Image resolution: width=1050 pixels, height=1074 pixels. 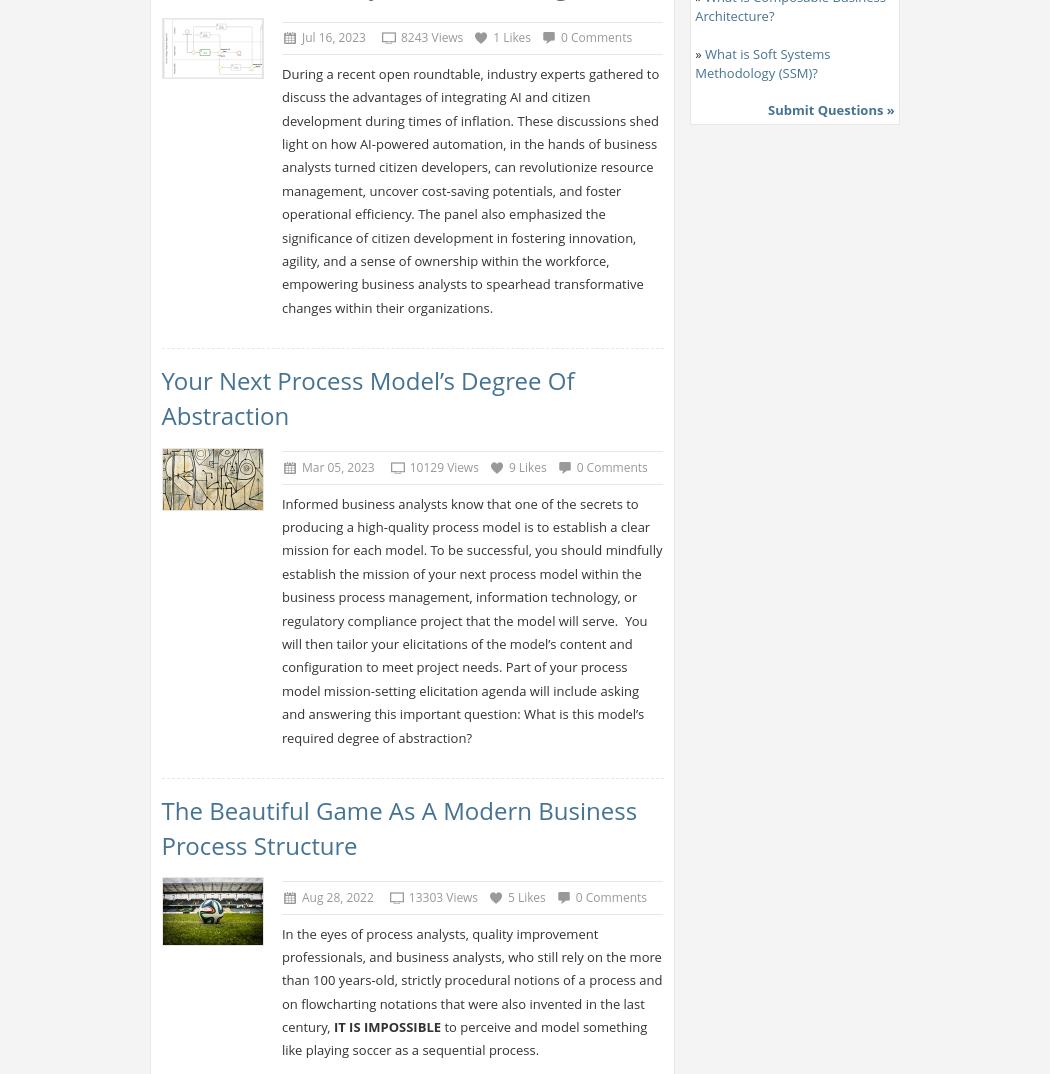 I want to click on '5 Likes', so click(x=526, y=896).